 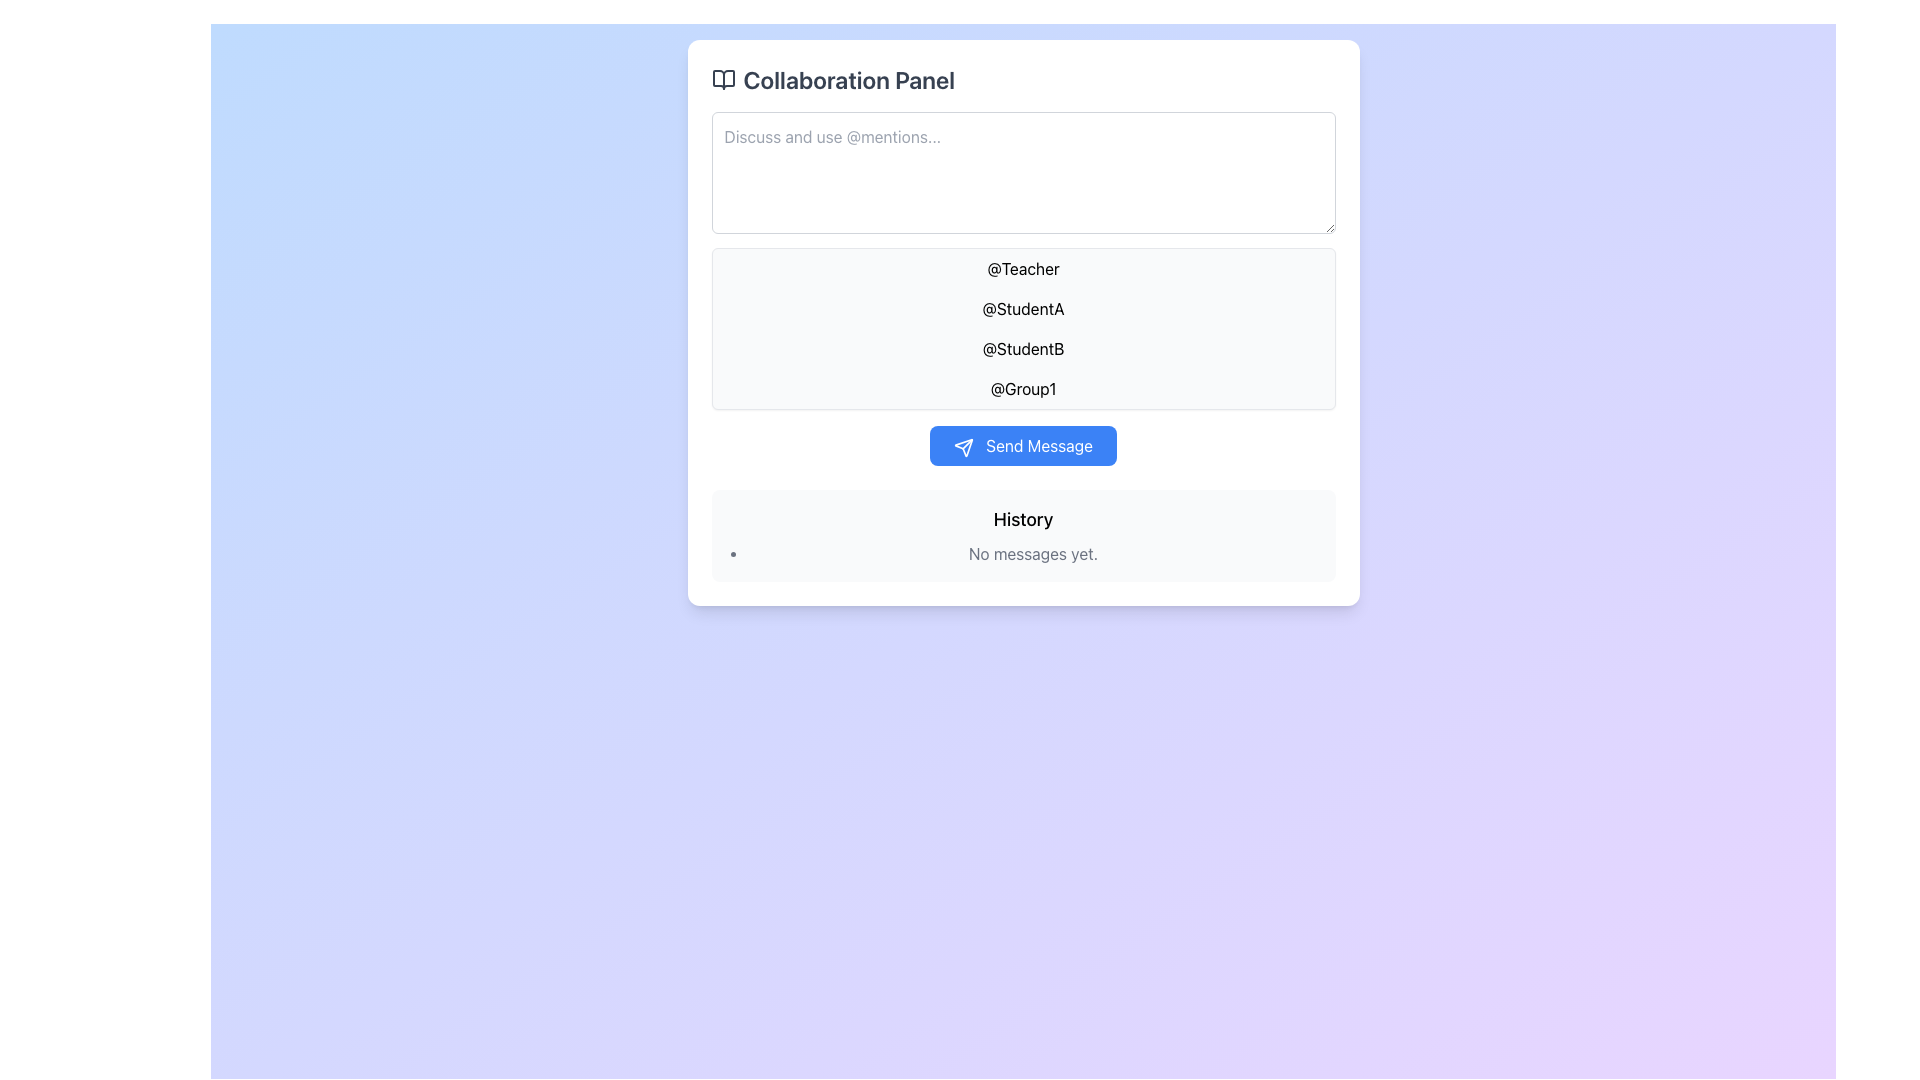 What do you see at coordinates (1023, 347) in the screenshot?
I see `the list item representing '@StudentB'` at bounding box center [1023, 347].